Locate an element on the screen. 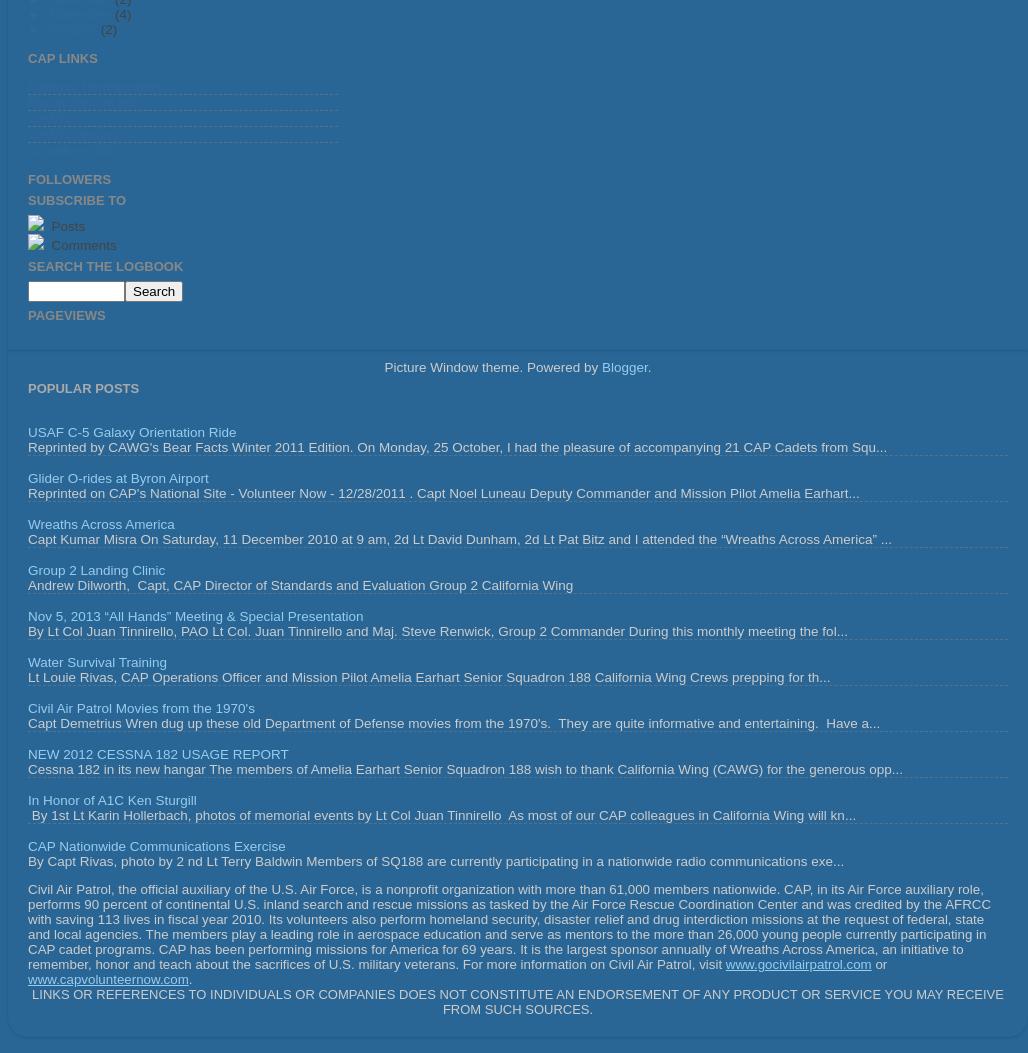 The height and width of the screenshot is (1053, 1028). 'CAWG Group 2' is located at coordinates (74, 134).